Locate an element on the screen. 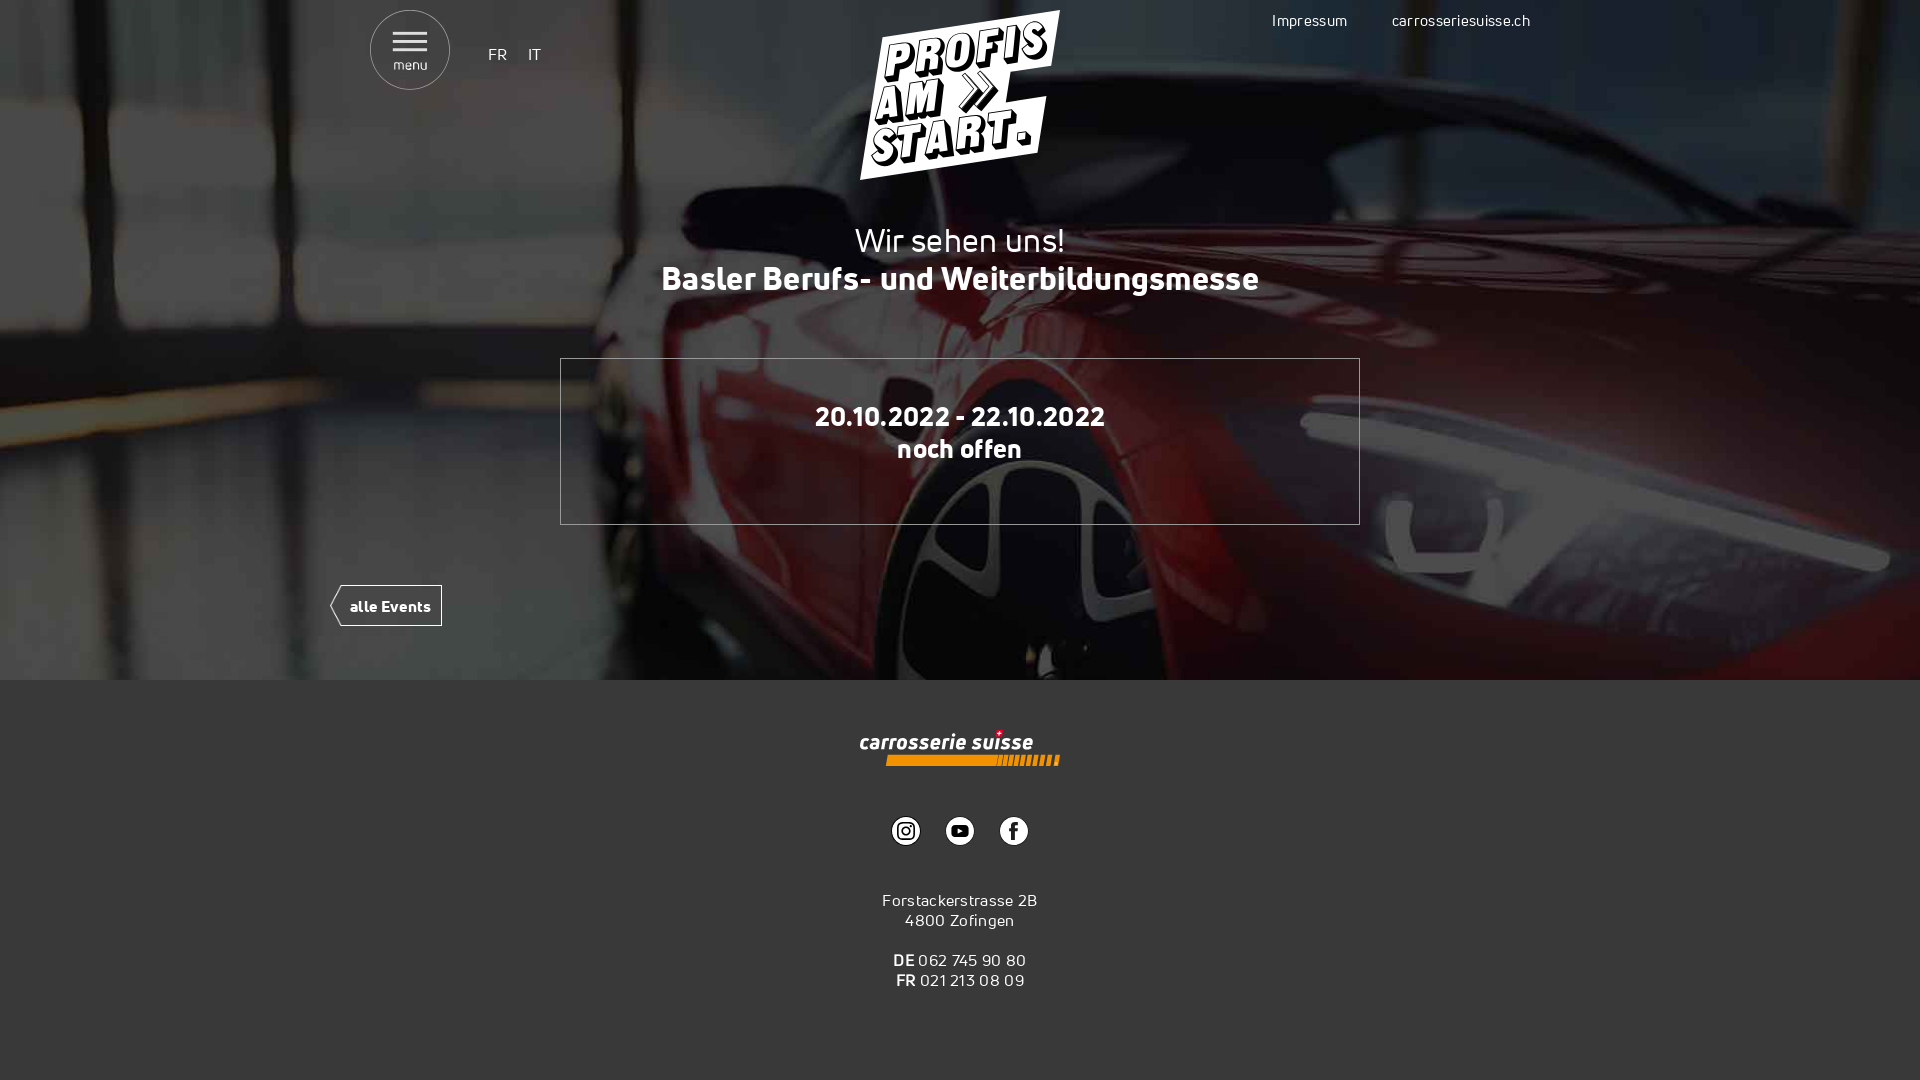  'Impressum' is located at coordinates (1309, 20).